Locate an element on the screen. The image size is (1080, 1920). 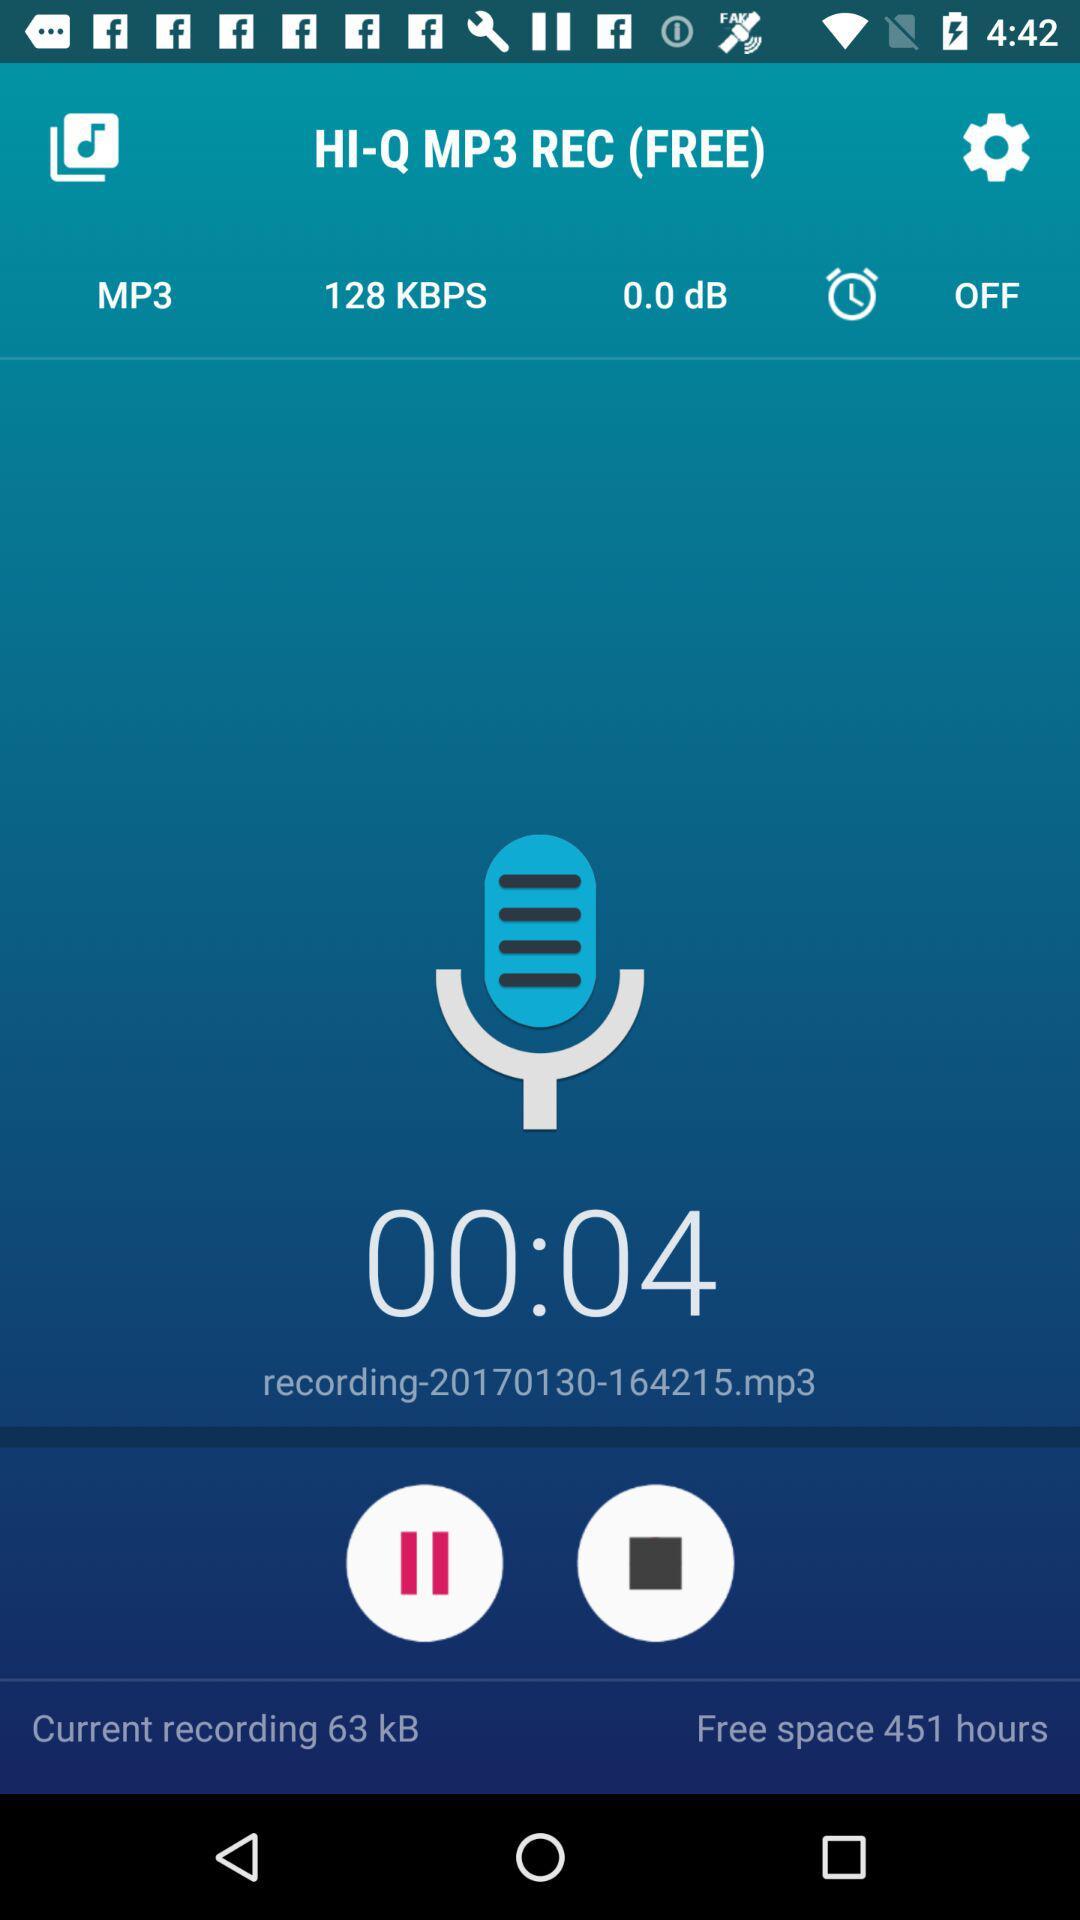
item below the hi q mp3 is located at coordinates (405, 292).